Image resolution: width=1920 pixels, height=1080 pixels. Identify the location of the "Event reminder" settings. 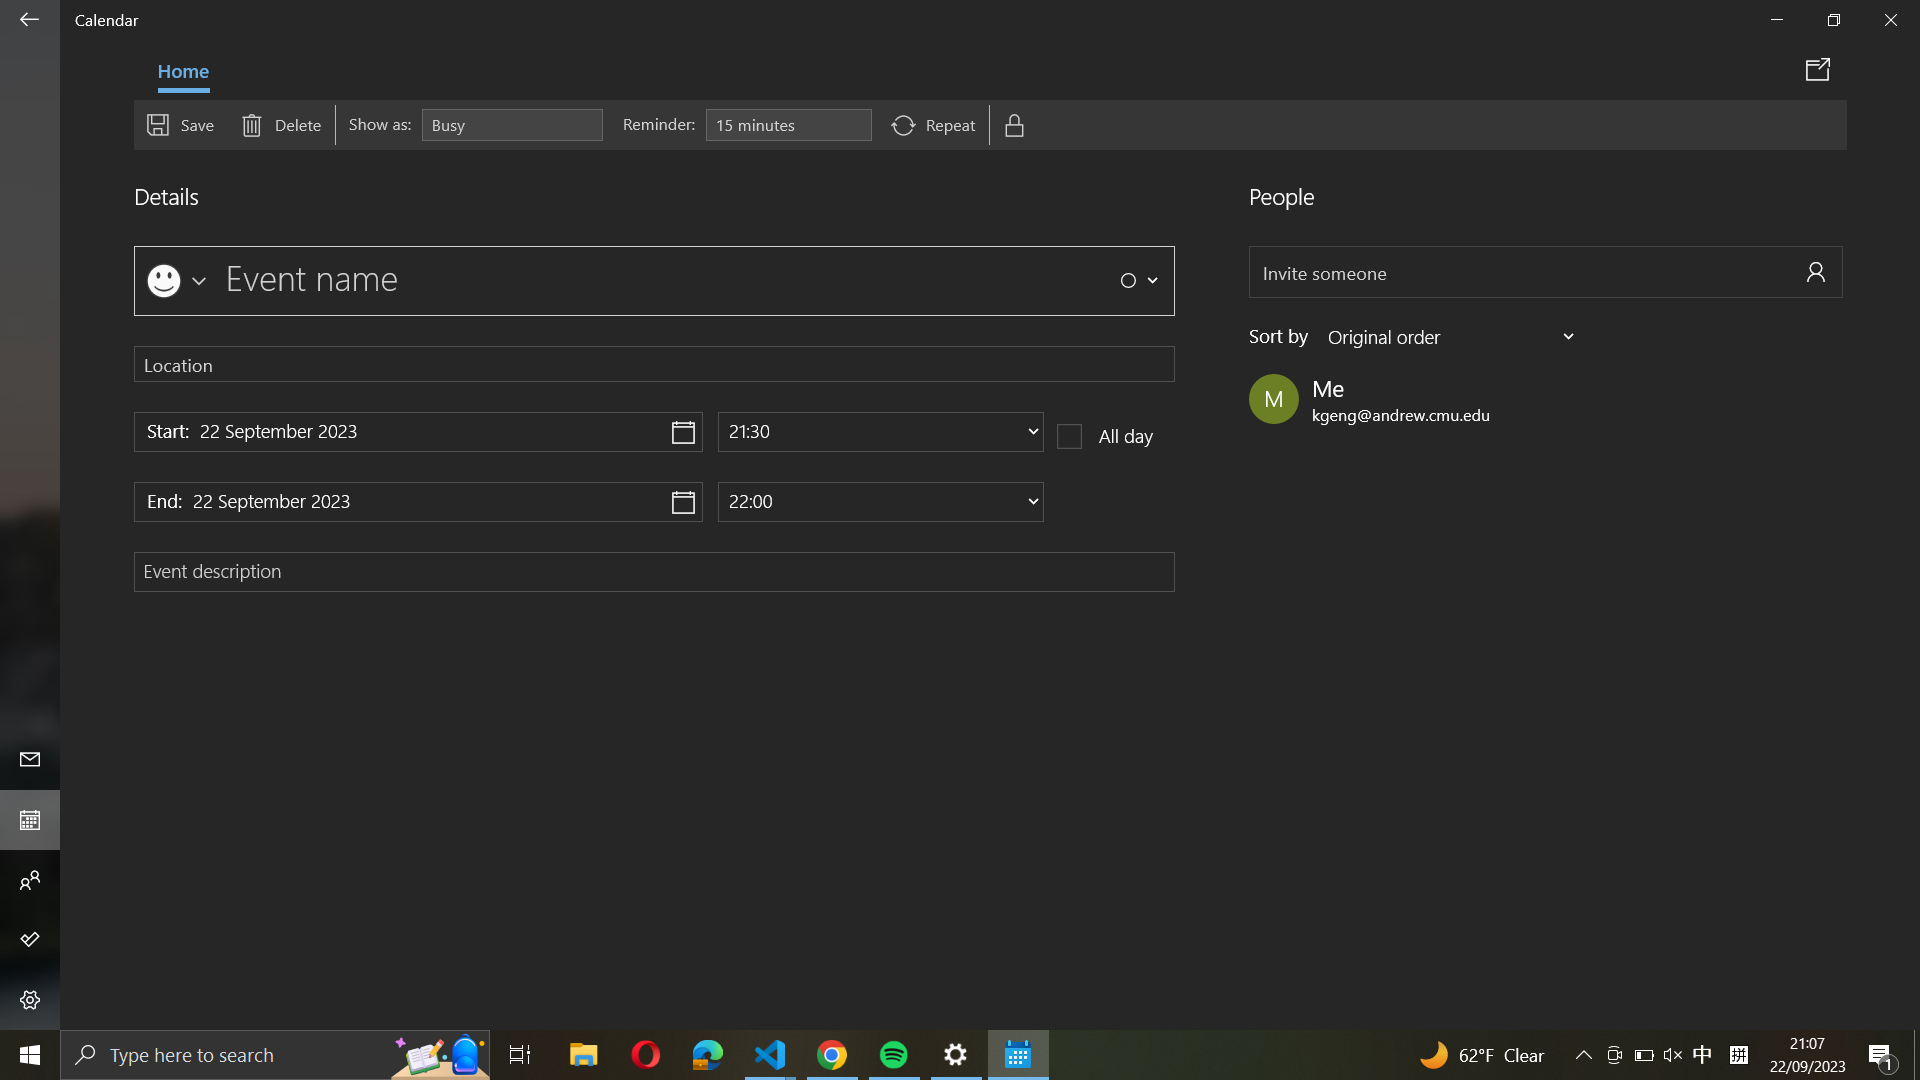
(787, 125).